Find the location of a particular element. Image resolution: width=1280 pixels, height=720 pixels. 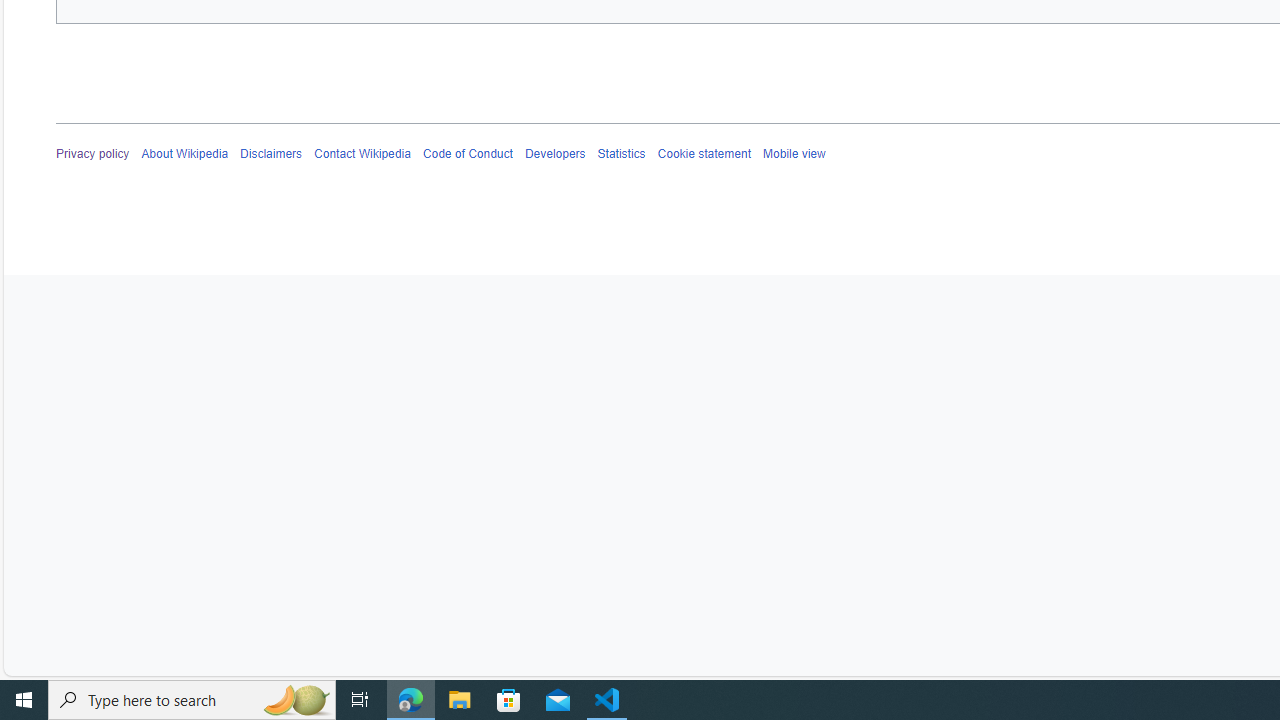

'Privacy policy' is located at coordinates (92, 153).